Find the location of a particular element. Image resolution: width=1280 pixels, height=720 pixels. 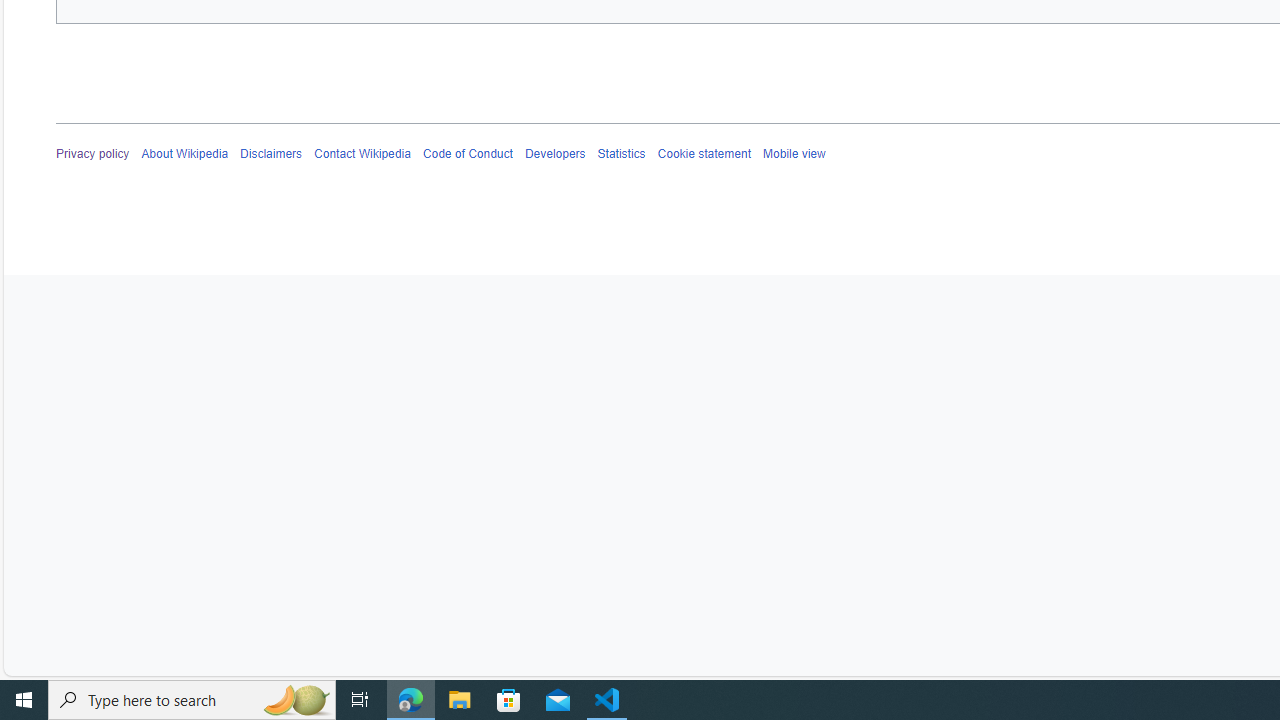

'Privacy policy' is located at coordinates (92, 153).